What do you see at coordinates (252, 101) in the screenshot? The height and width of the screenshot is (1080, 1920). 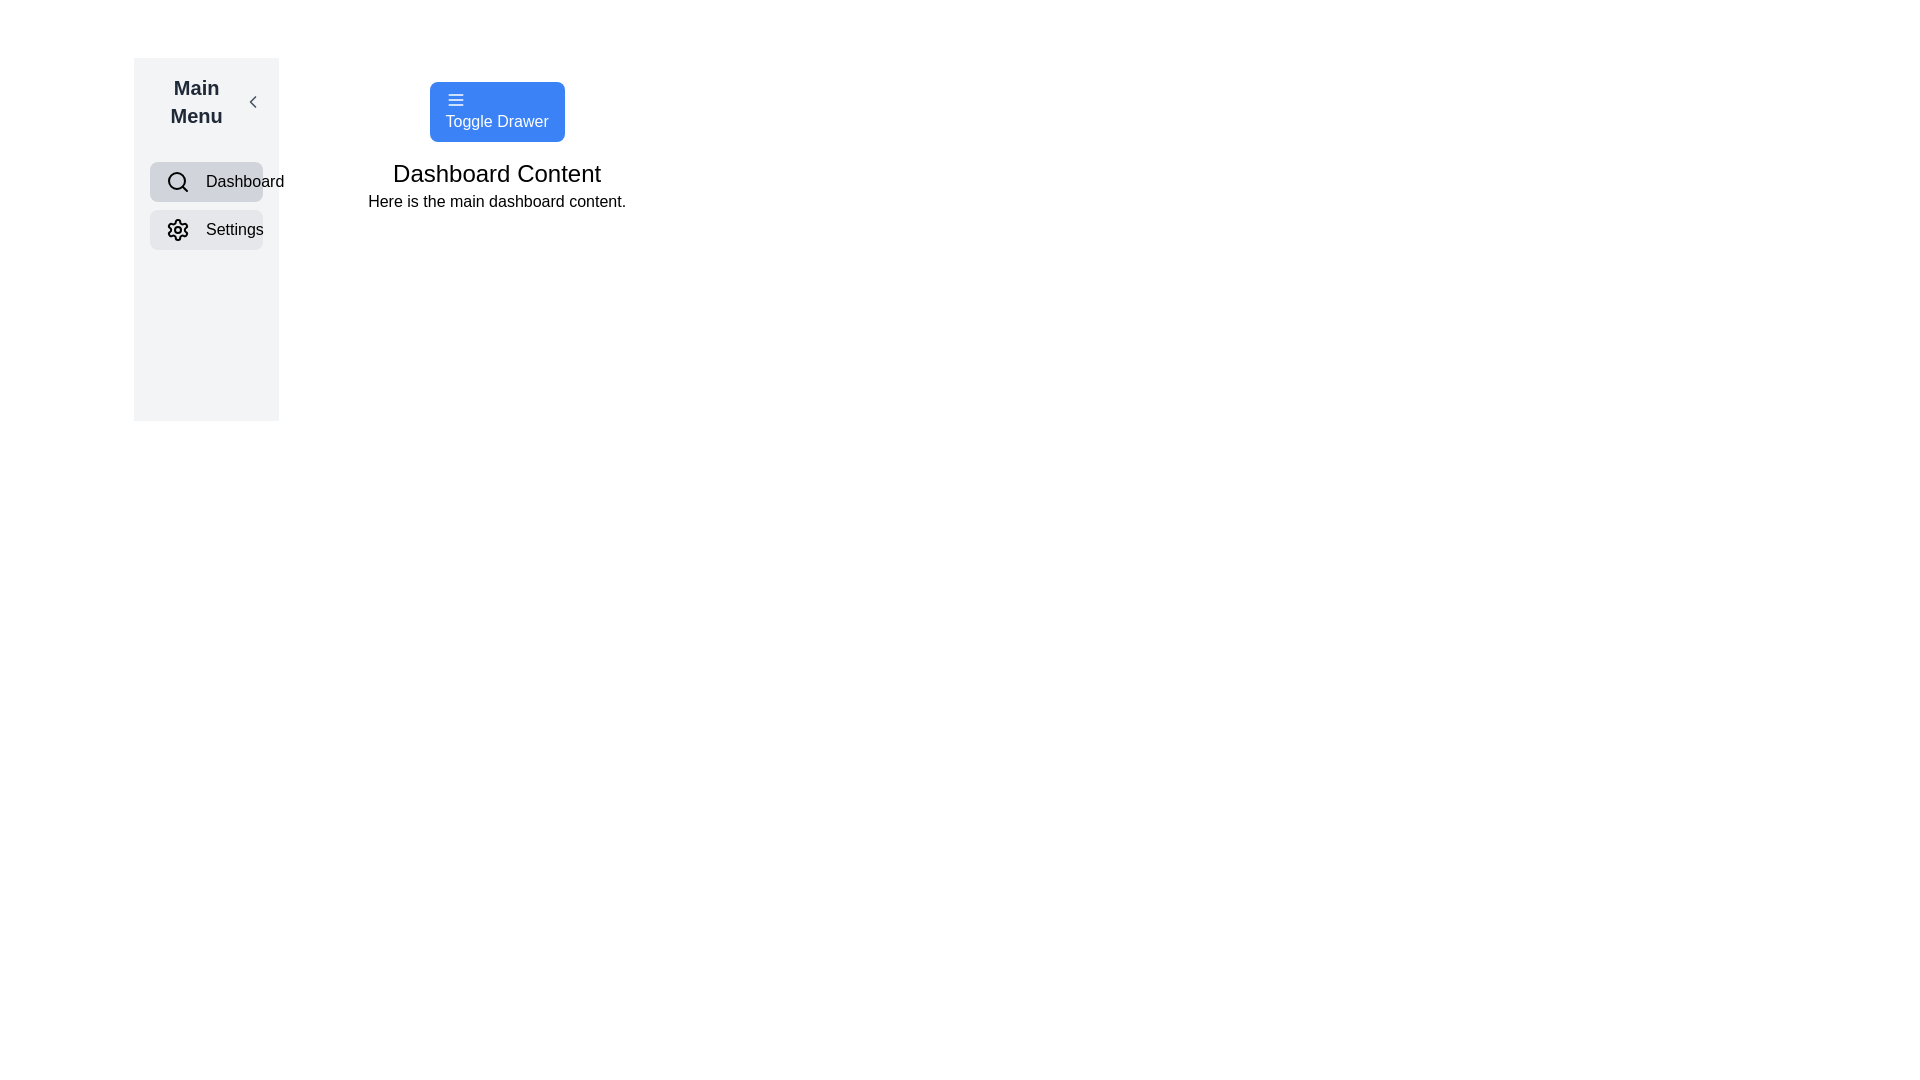 I see `the small leftward-pointing arrow icon located to the right of the 'Main Menu' text in the top-right corner of the left vertical navigation panel` at bounding box center [252, 101].